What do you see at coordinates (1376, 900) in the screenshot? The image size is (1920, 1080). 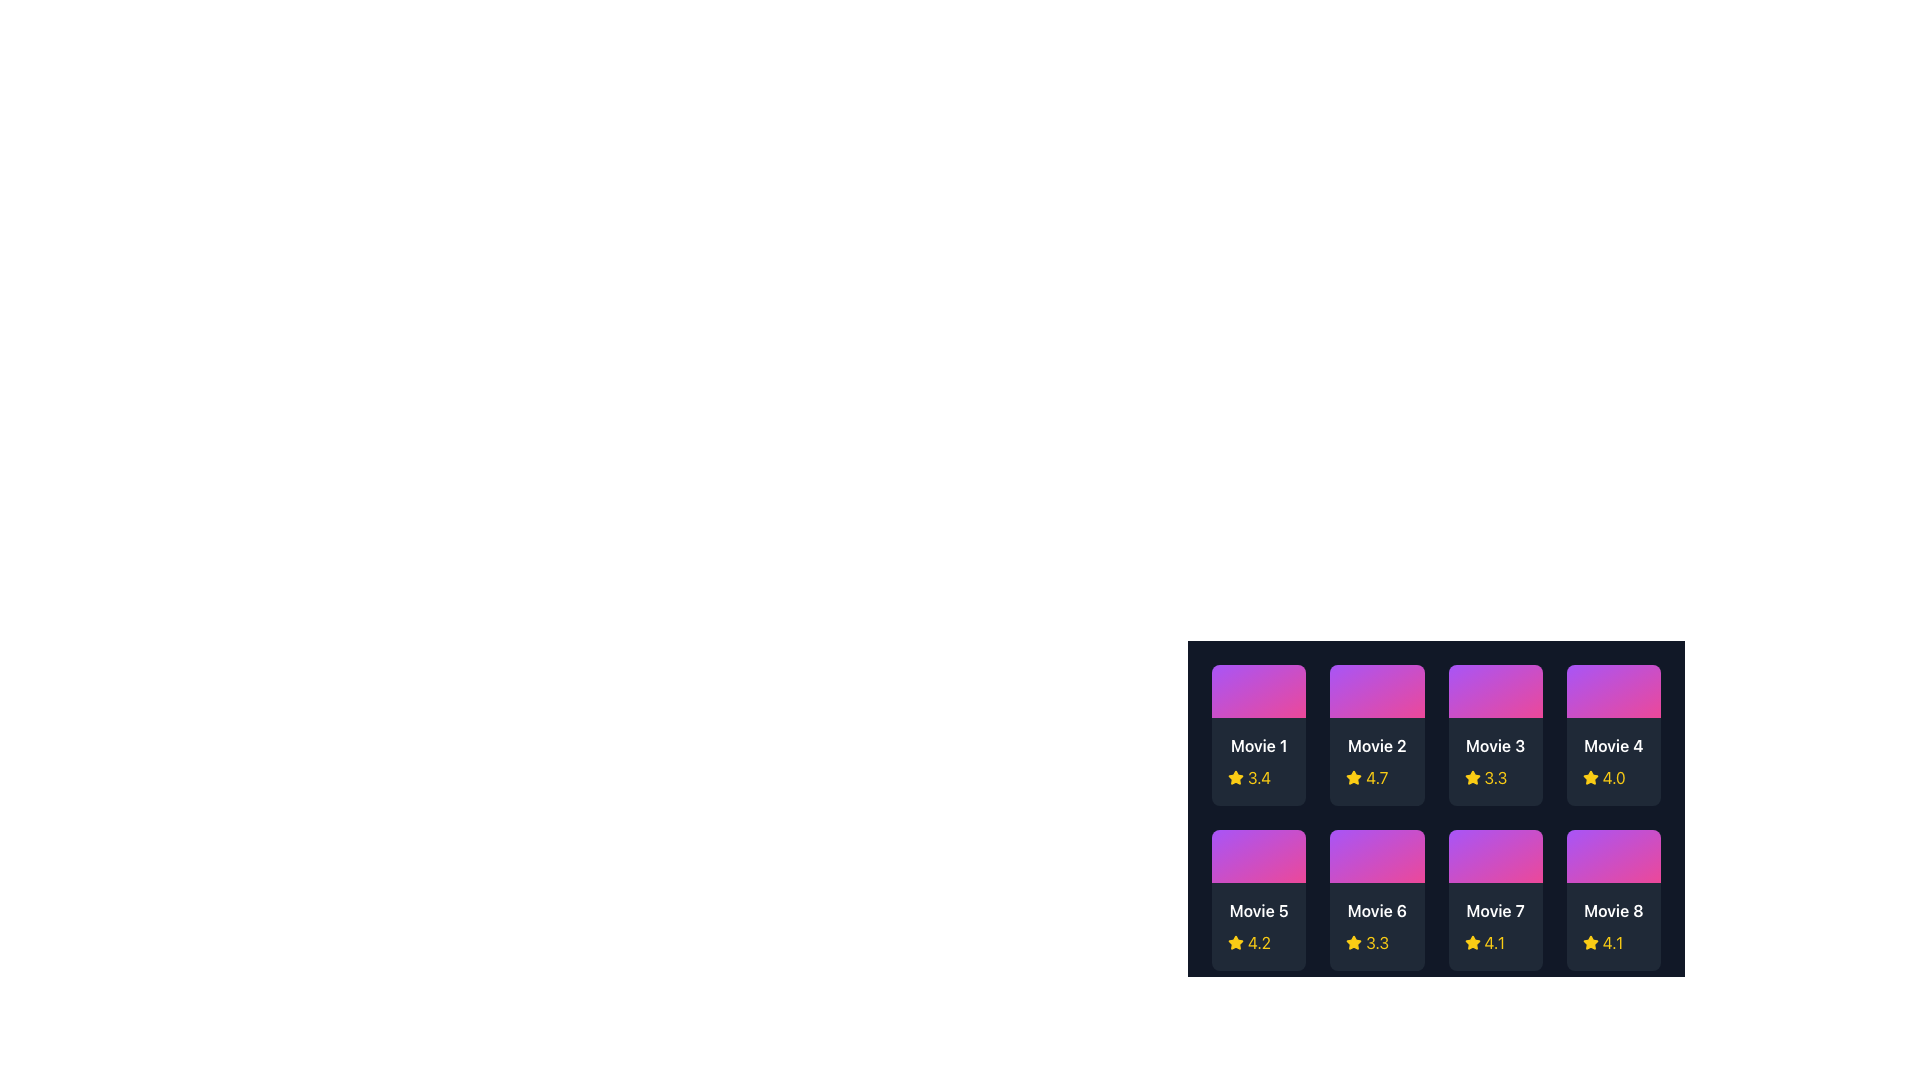 I see `the movie card labeled 'Movie 6' which features a gradient background transitioning from purple to pink, with the title 'Movie 6' in bold white text and a rating of '3.3' in yellow underneath` at bounding box center [1376, 900].